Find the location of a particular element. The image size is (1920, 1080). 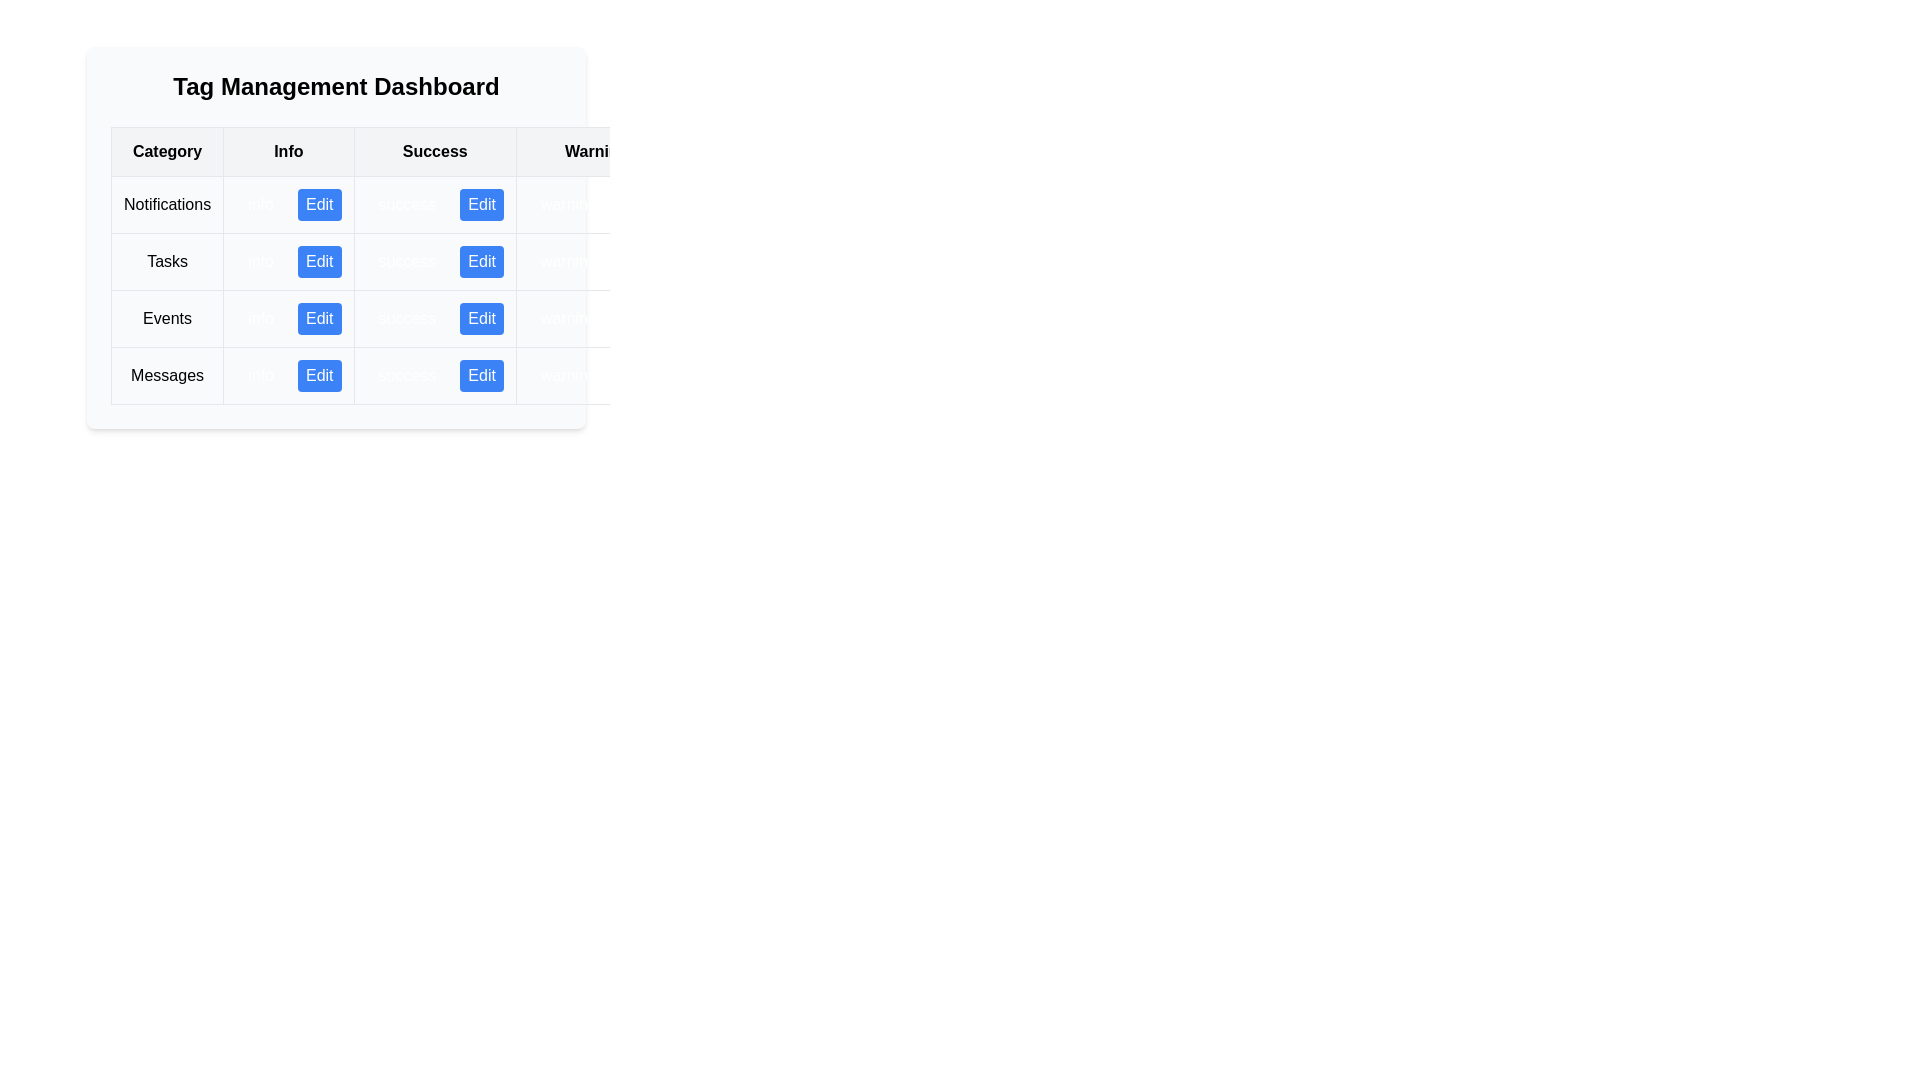

the static label identifying the category 'Notifications' in the first column of the table under the header 'Category' is located at coordinates (167, 204).